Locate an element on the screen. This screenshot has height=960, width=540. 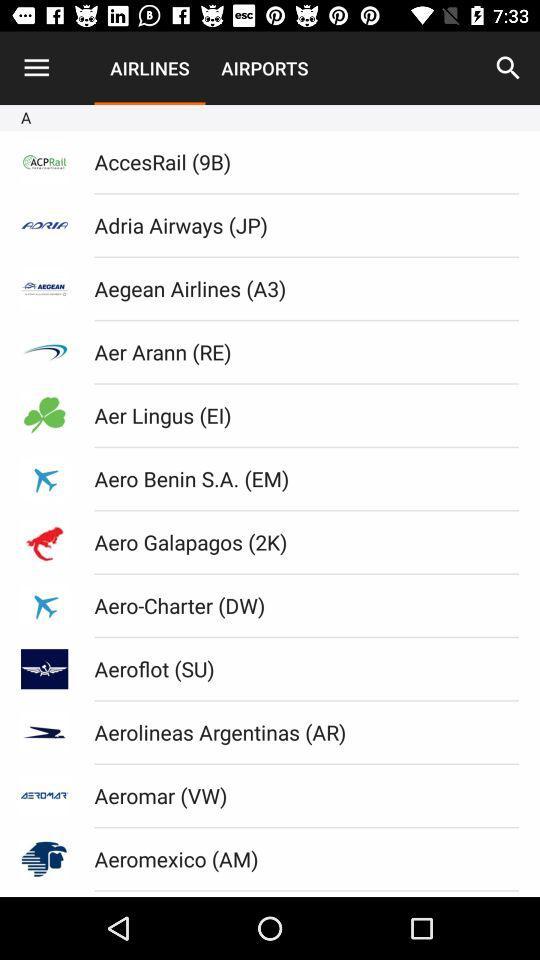
the symbol of aeromexicoam is located at coordinates (44, 858).